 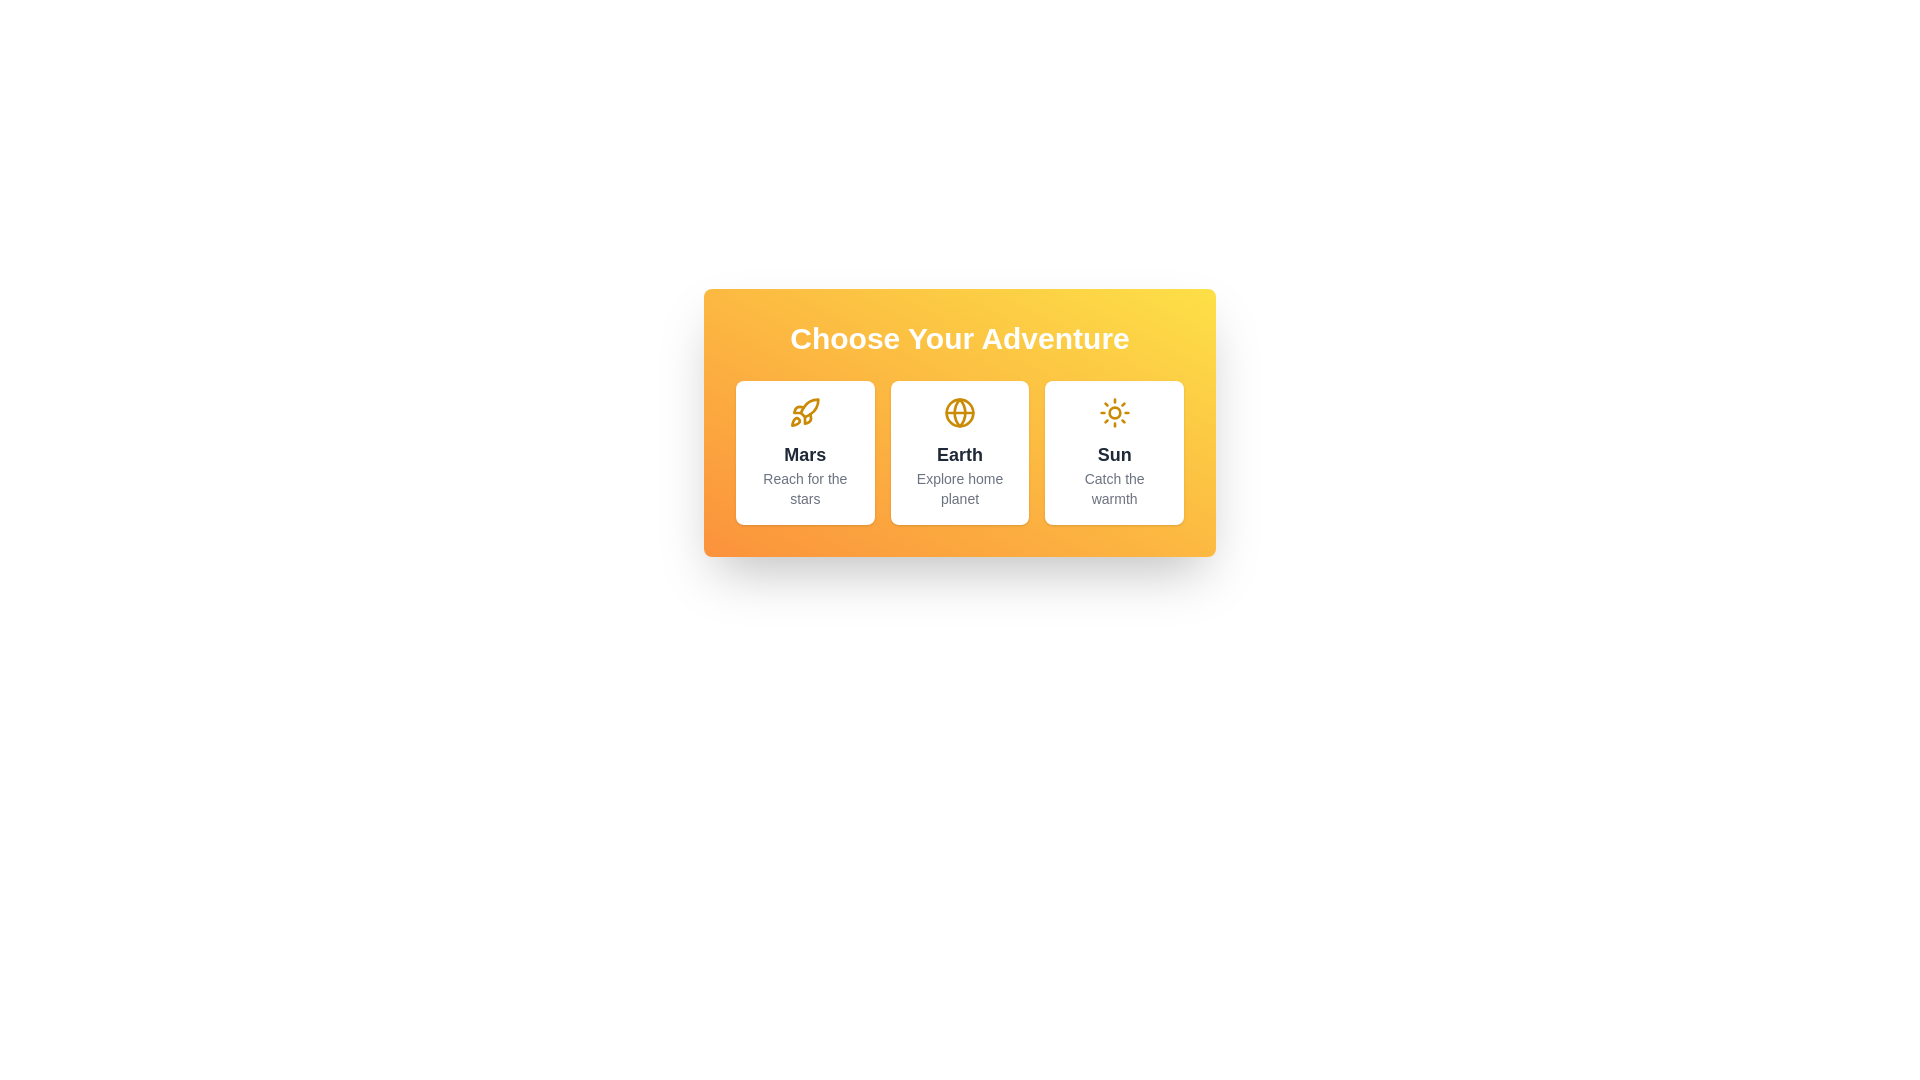 I want to click on the destination card for Sun, so click(x=1113, y=452).